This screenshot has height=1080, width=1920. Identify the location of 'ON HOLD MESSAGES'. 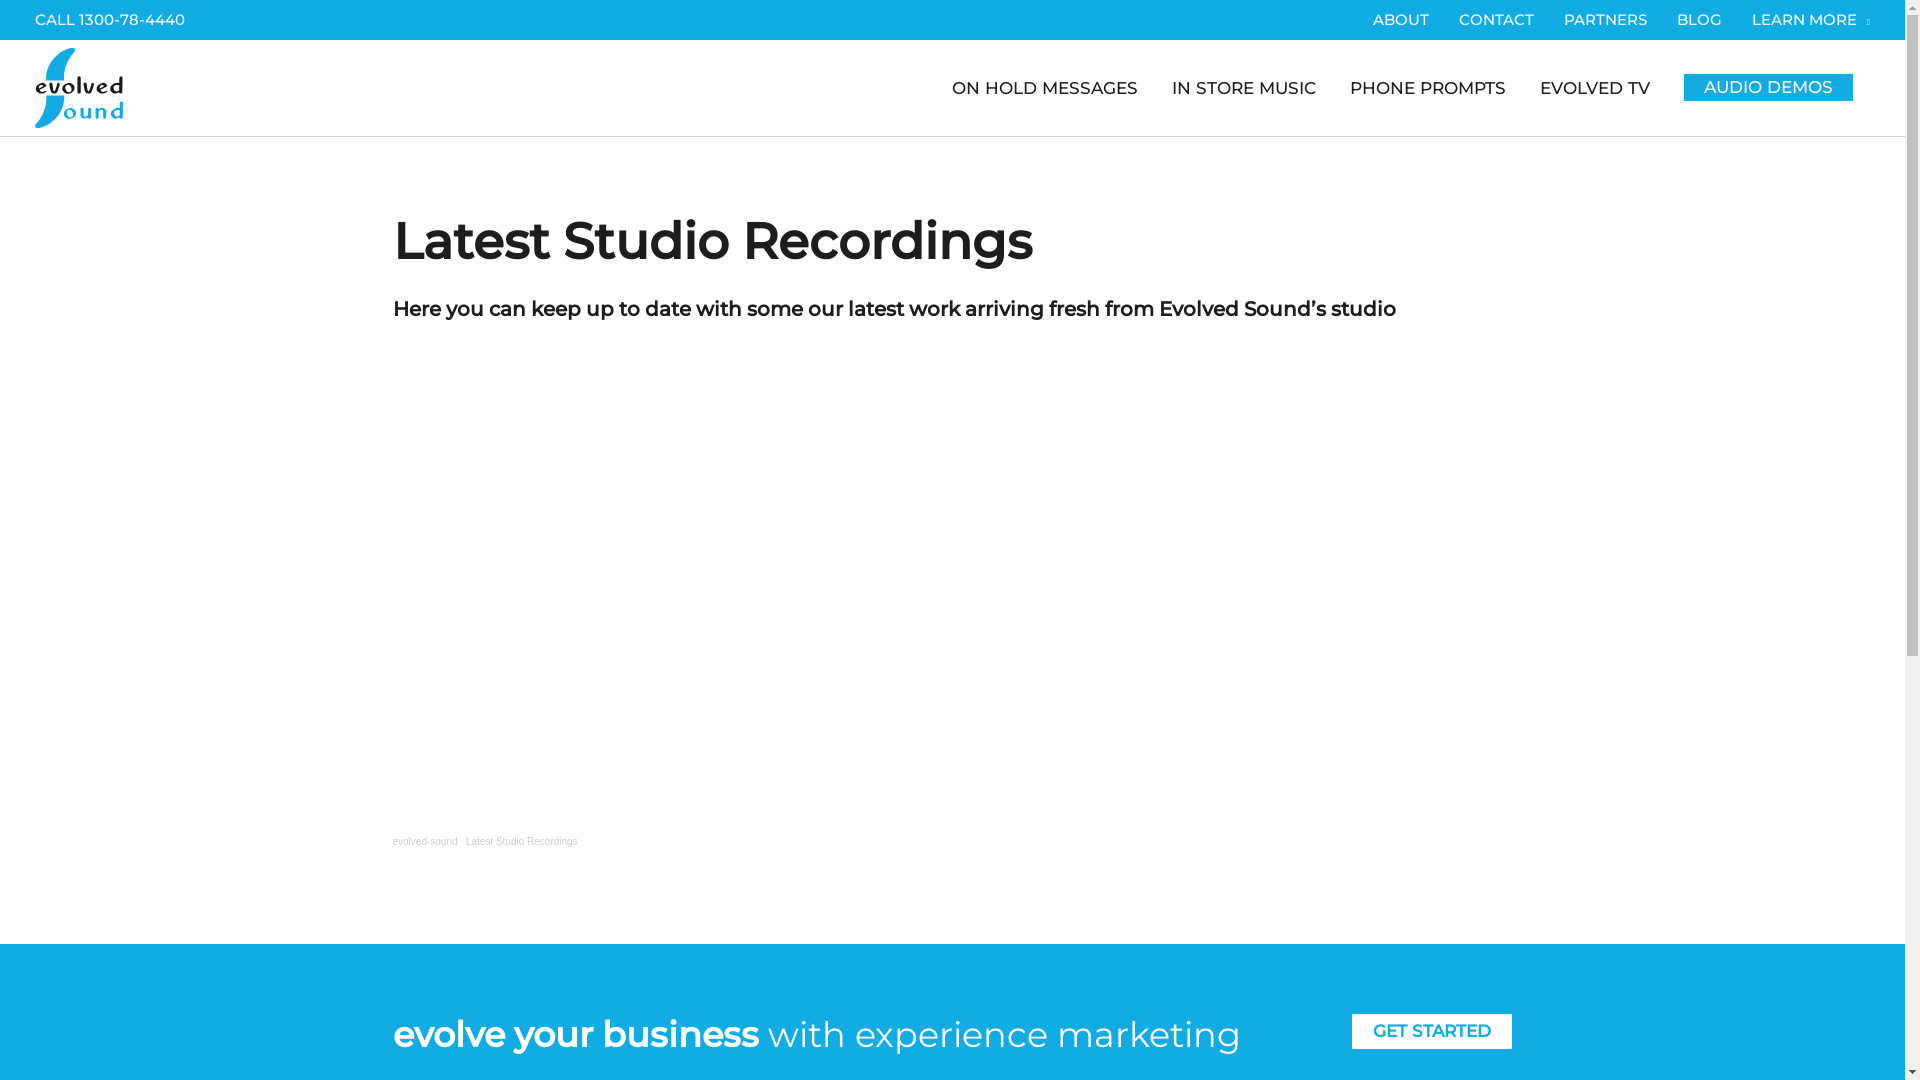
(1044, 87).